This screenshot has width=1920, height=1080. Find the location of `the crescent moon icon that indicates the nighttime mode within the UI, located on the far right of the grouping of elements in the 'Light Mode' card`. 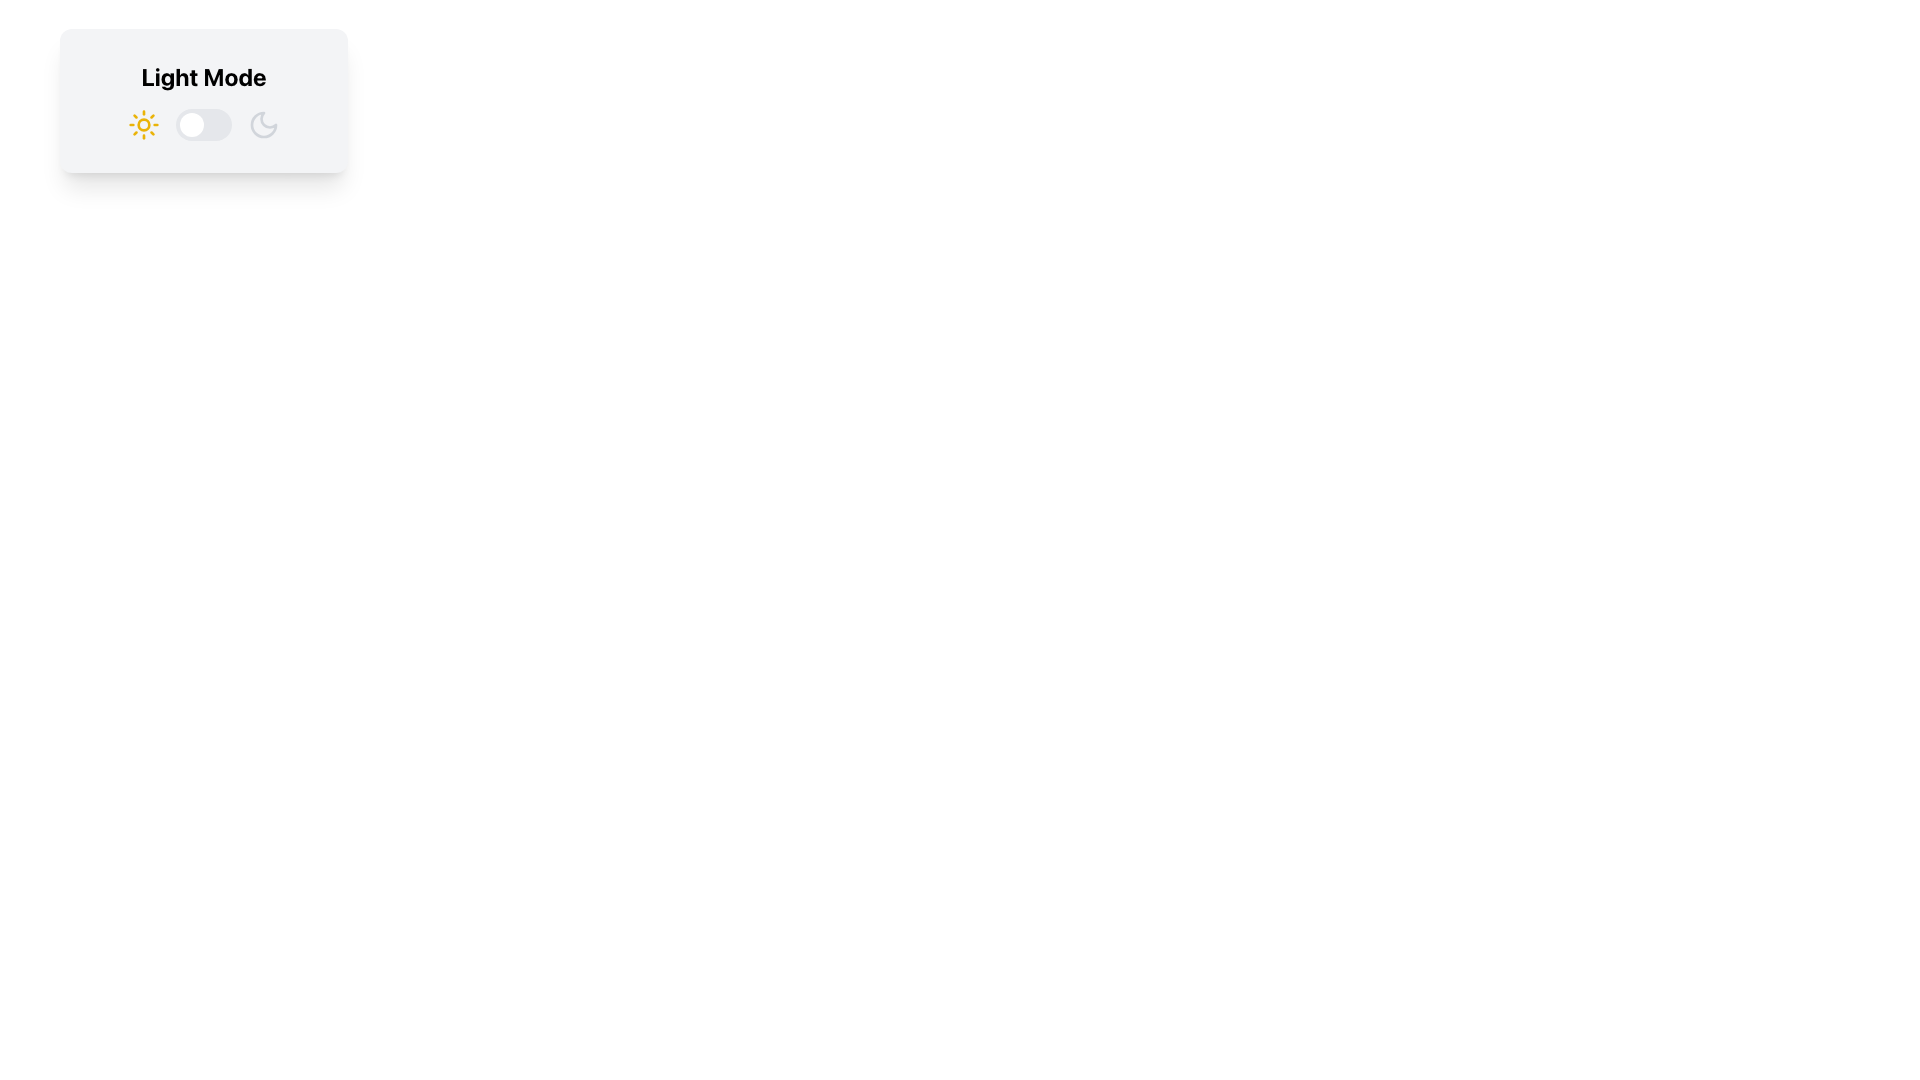

the crescent moon icon that indicates the nighttime mode within the UI, located on the far right of the grouping of elements in the 'Light Mode' card is located at coordinates (263, 124).